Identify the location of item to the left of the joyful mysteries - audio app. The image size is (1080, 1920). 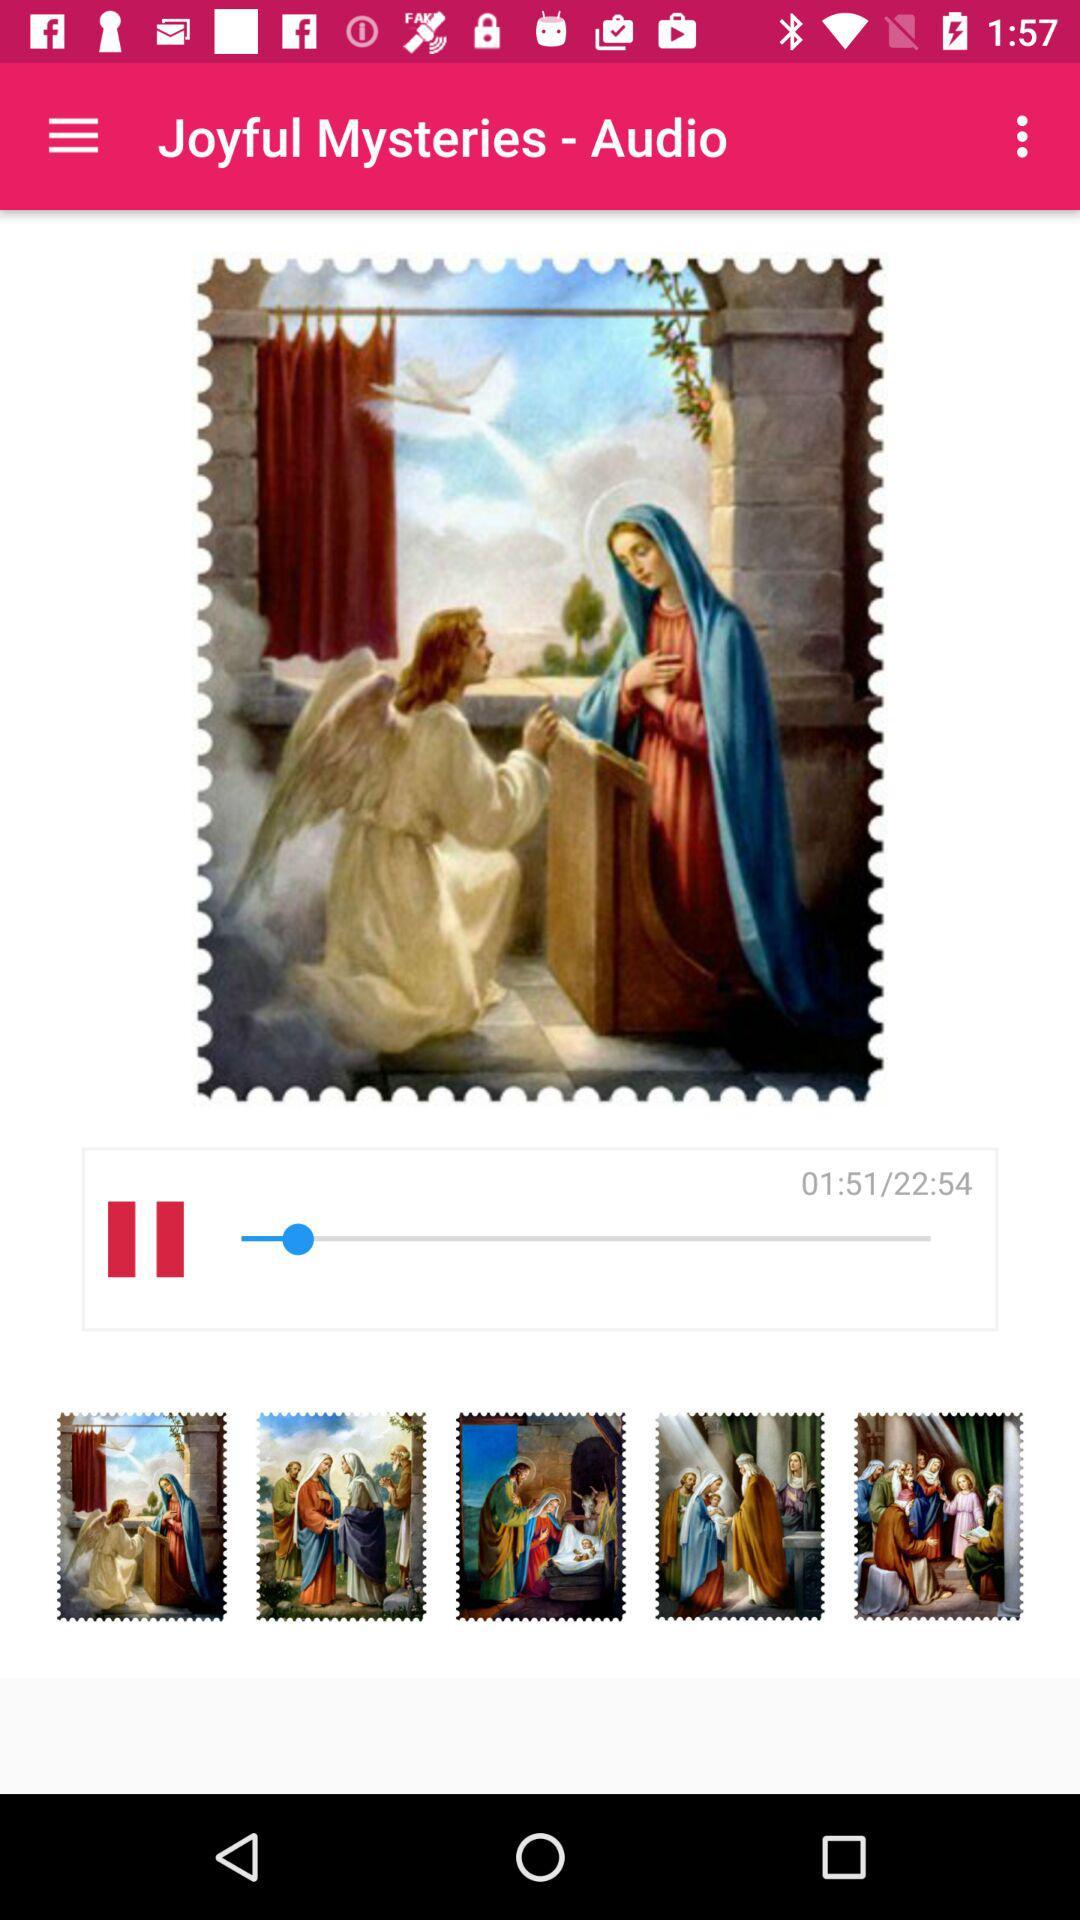
(72, 135).